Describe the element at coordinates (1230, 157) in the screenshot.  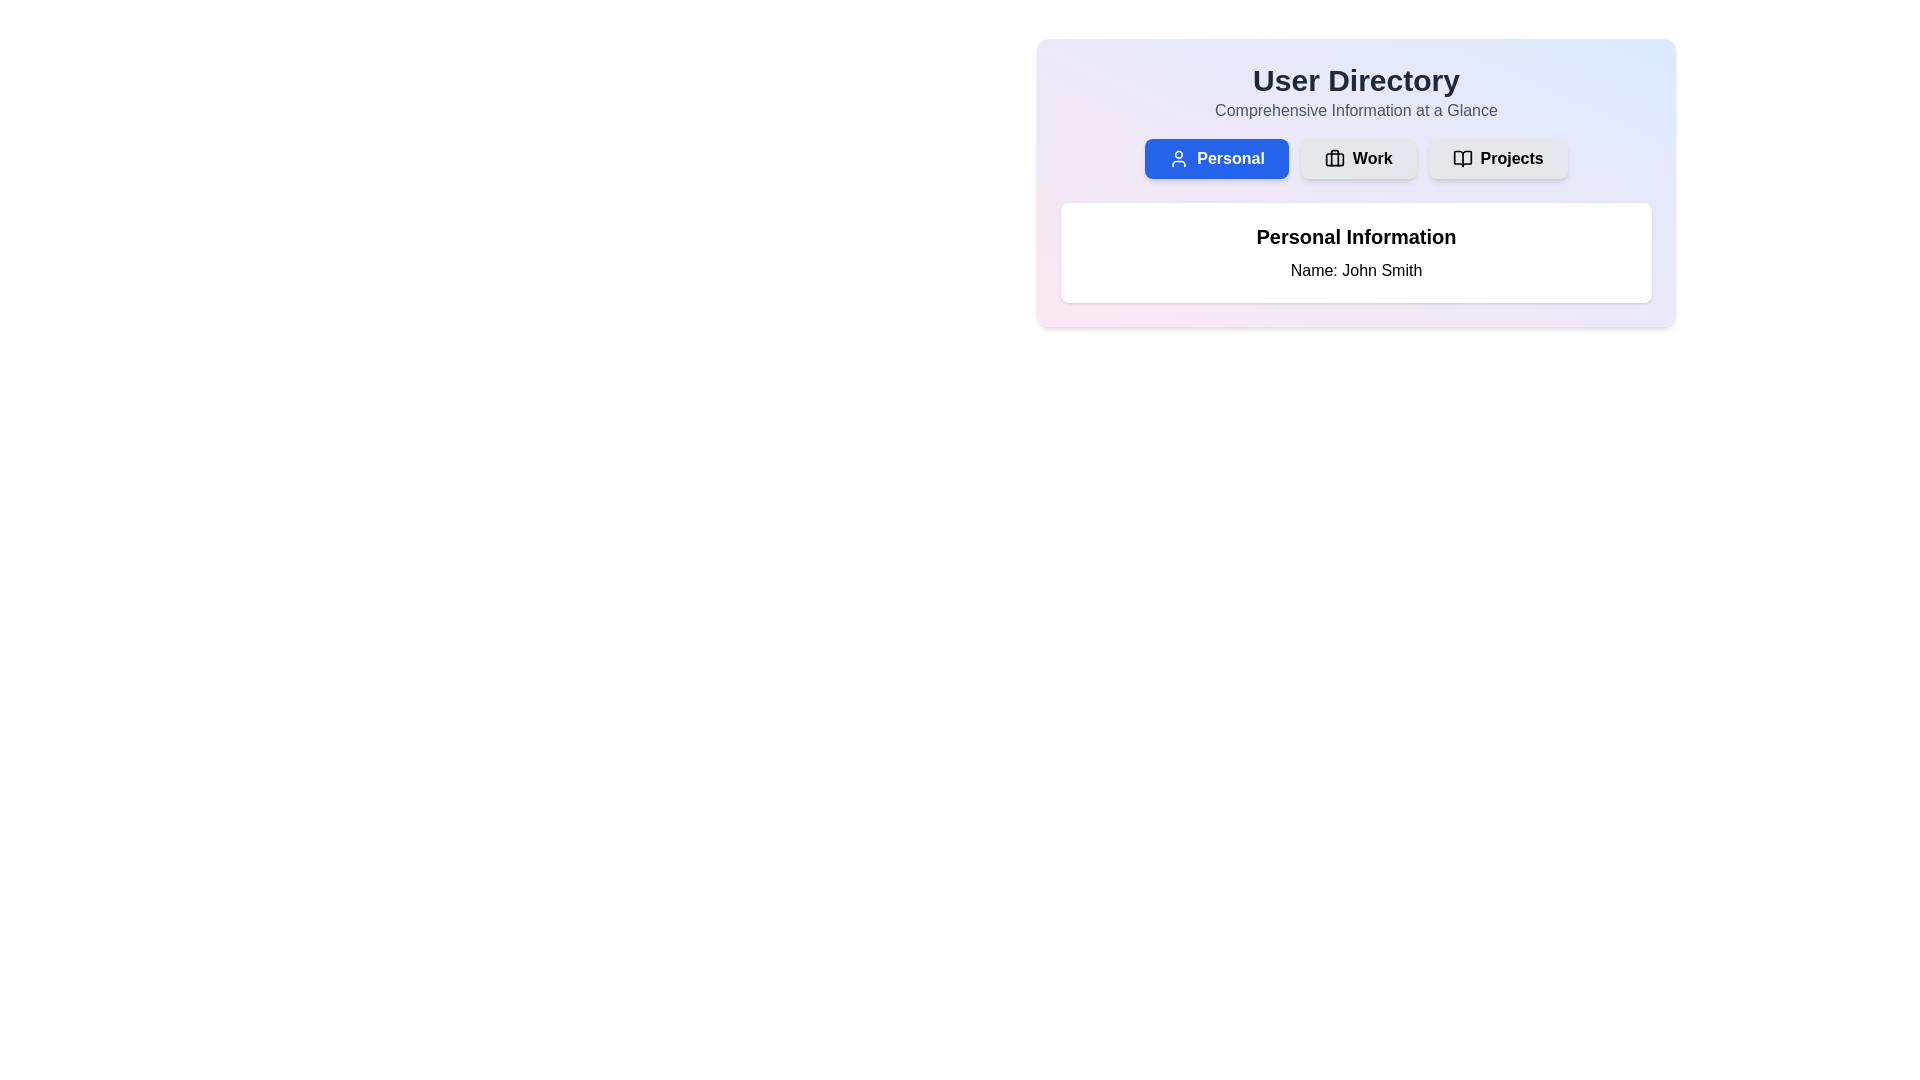
I see `the text label that indicates 'Personal' content, located in the top left corner of the first button in the button group near the top-center of the interface` at that location.